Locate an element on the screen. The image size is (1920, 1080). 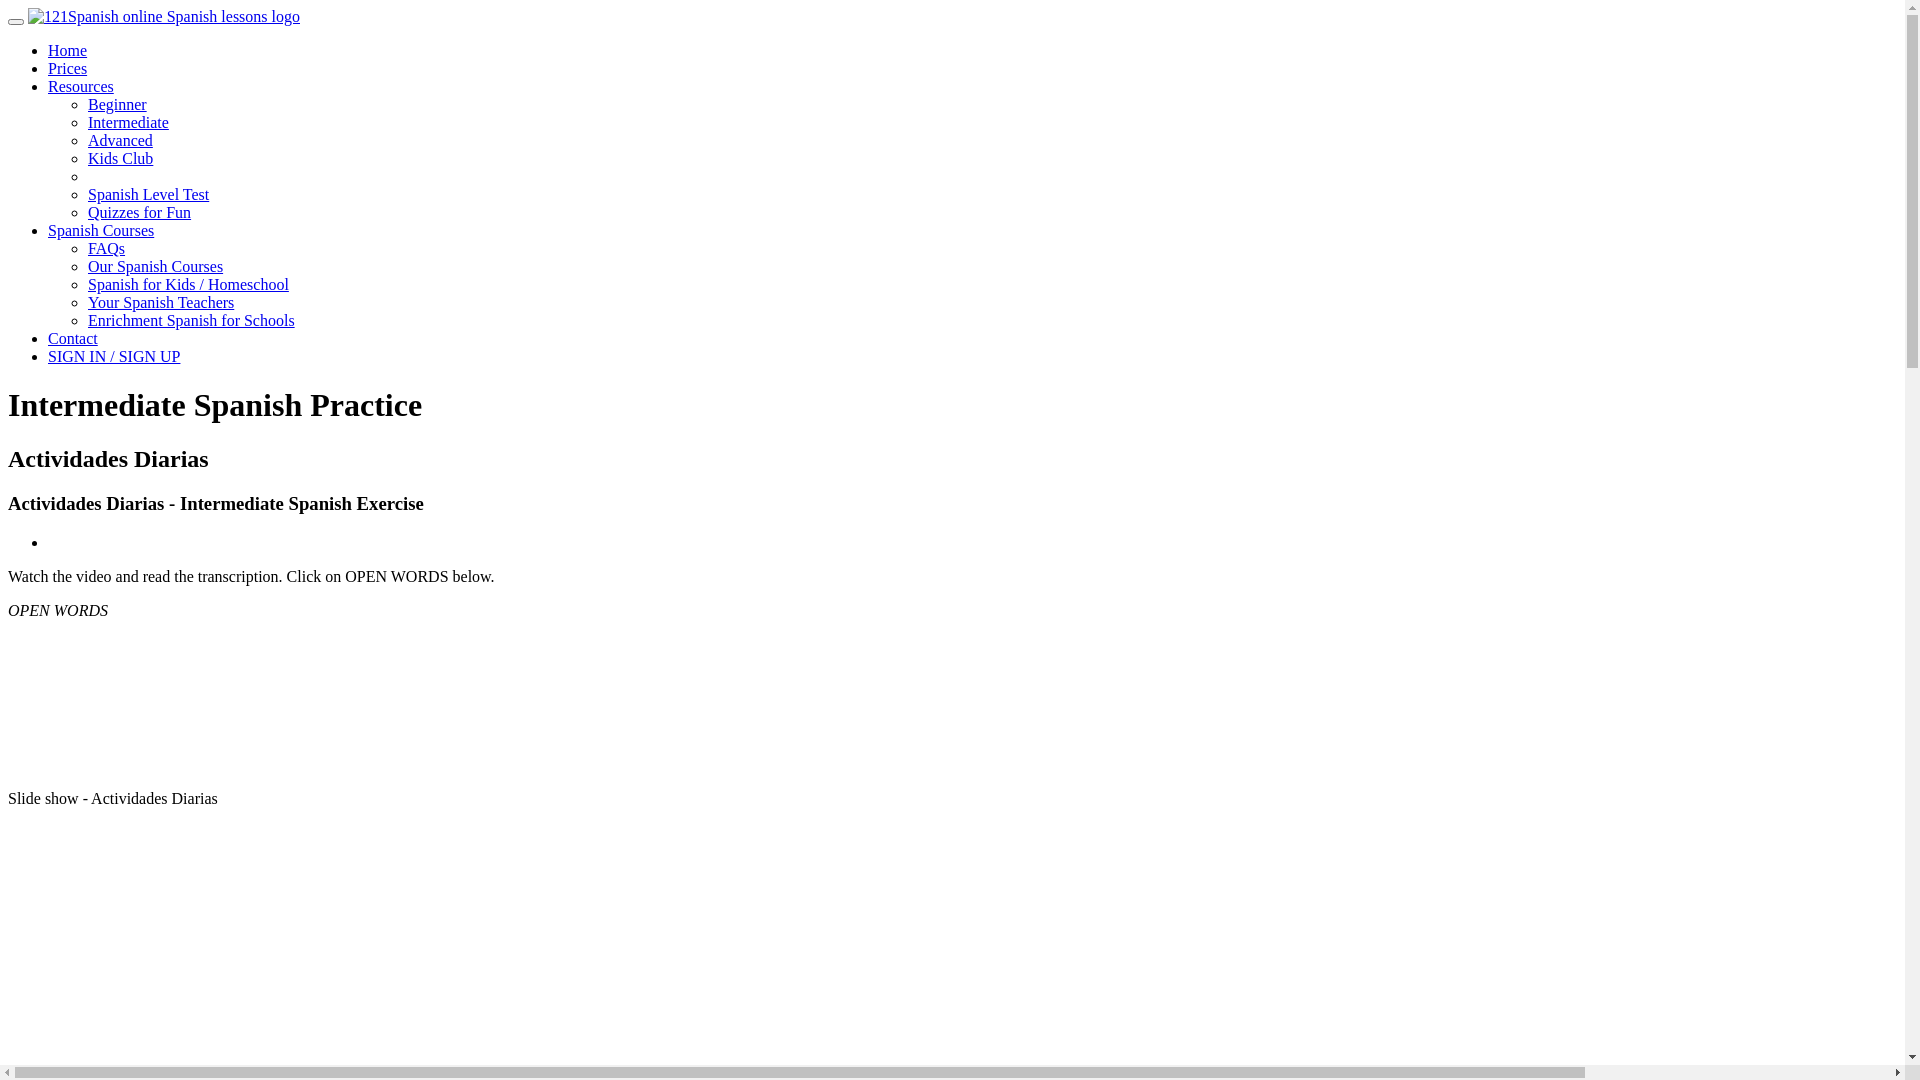
'Spanish for Kids / Homeschool' is located at coordinates (188, 284).